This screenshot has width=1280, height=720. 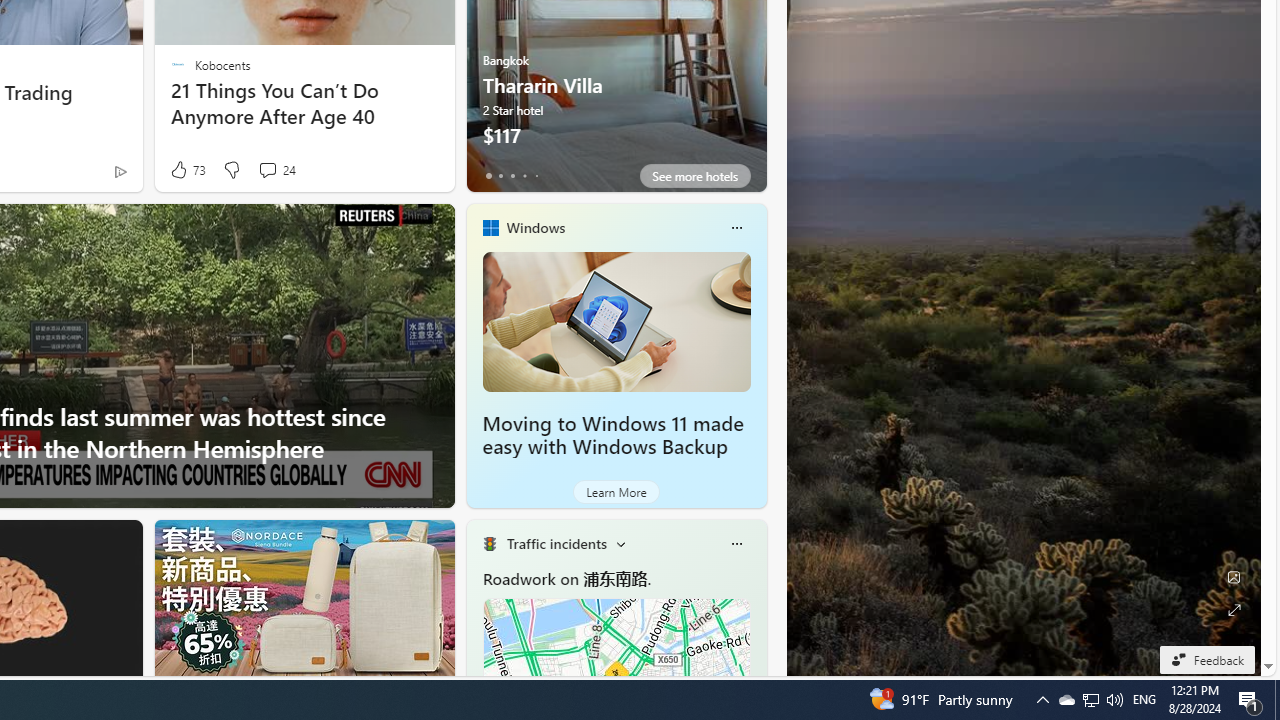 What do you see at coordinates (276, 169) in the screenshot?
I see `'View comments 24 Comment'` at bounding box center [276, 169].